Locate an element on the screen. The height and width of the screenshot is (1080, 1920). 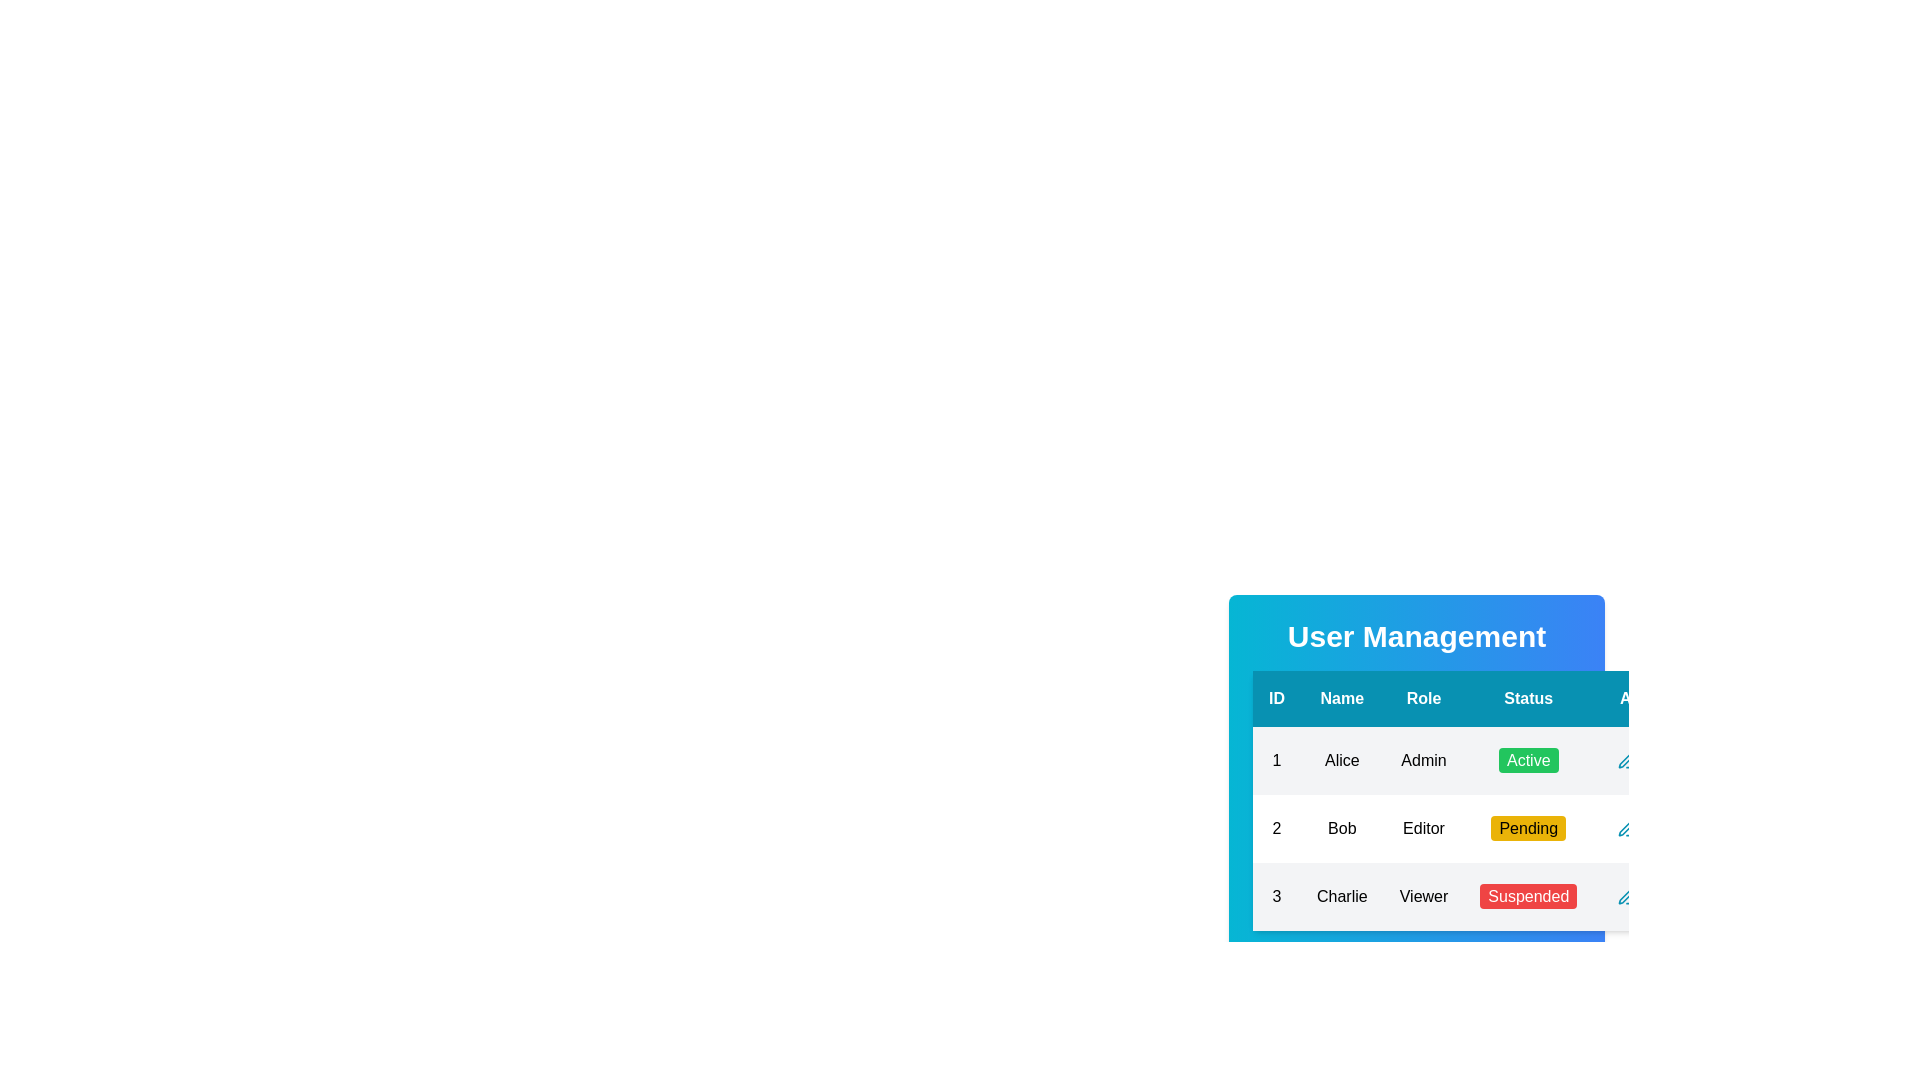
the status label in the second row of the User Management table that indicates the pending status of a user or item is located at coordinates (1527, 829).